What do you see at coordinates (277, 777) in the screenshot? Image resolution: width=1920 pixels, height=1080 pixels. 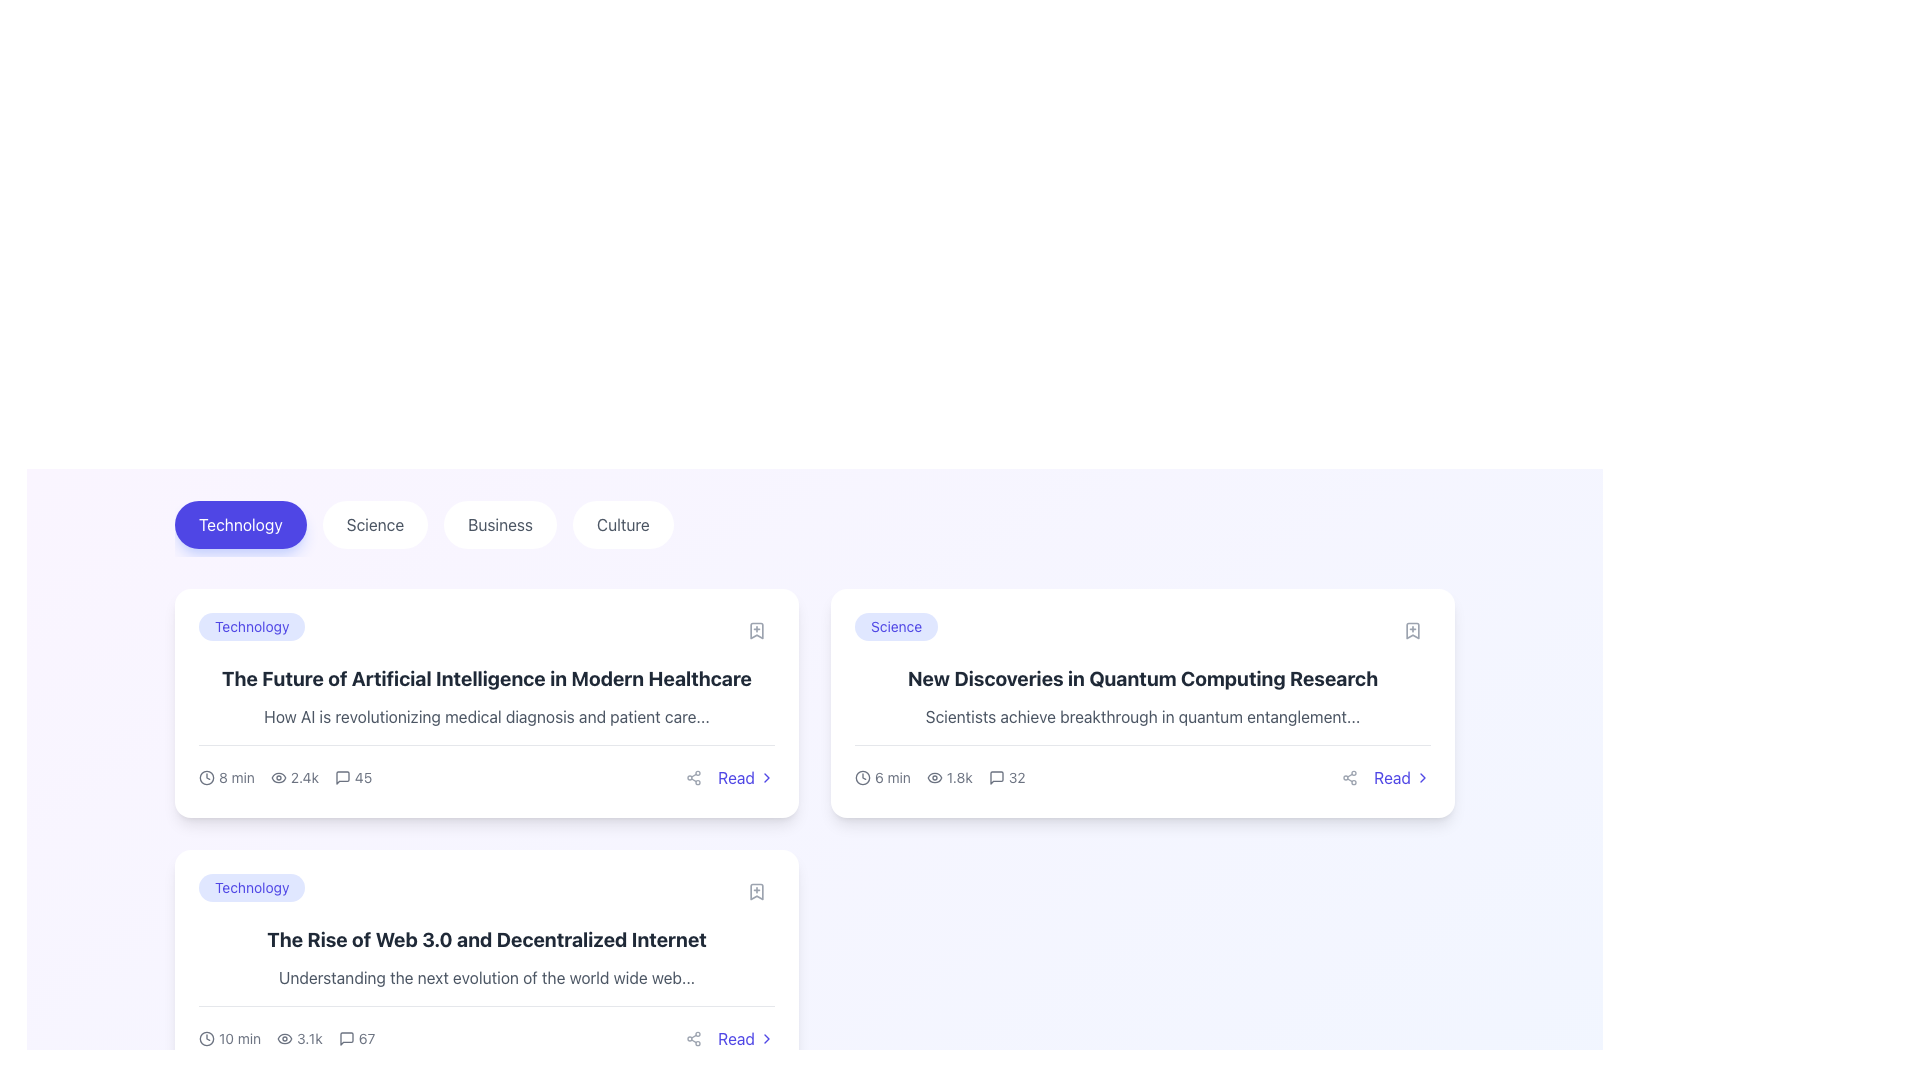 I see `the eye-shaped icon located to the left of the text '2.4k' beneath the article titled 'The Future of Artificial Intelligence in Modern Healthcare'` at bounding box center [277, 777].